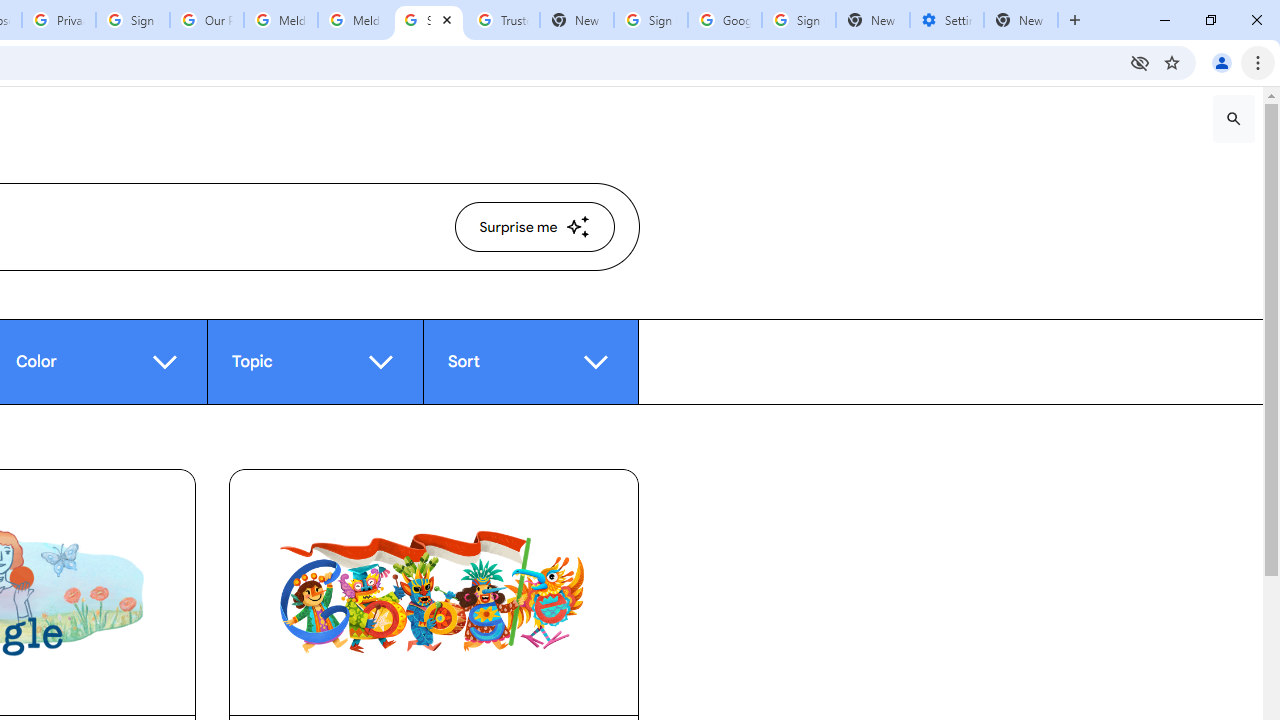  I want to click on 'Google Cybersecurity Innovations - Google Safety Center', so click(723, 20).